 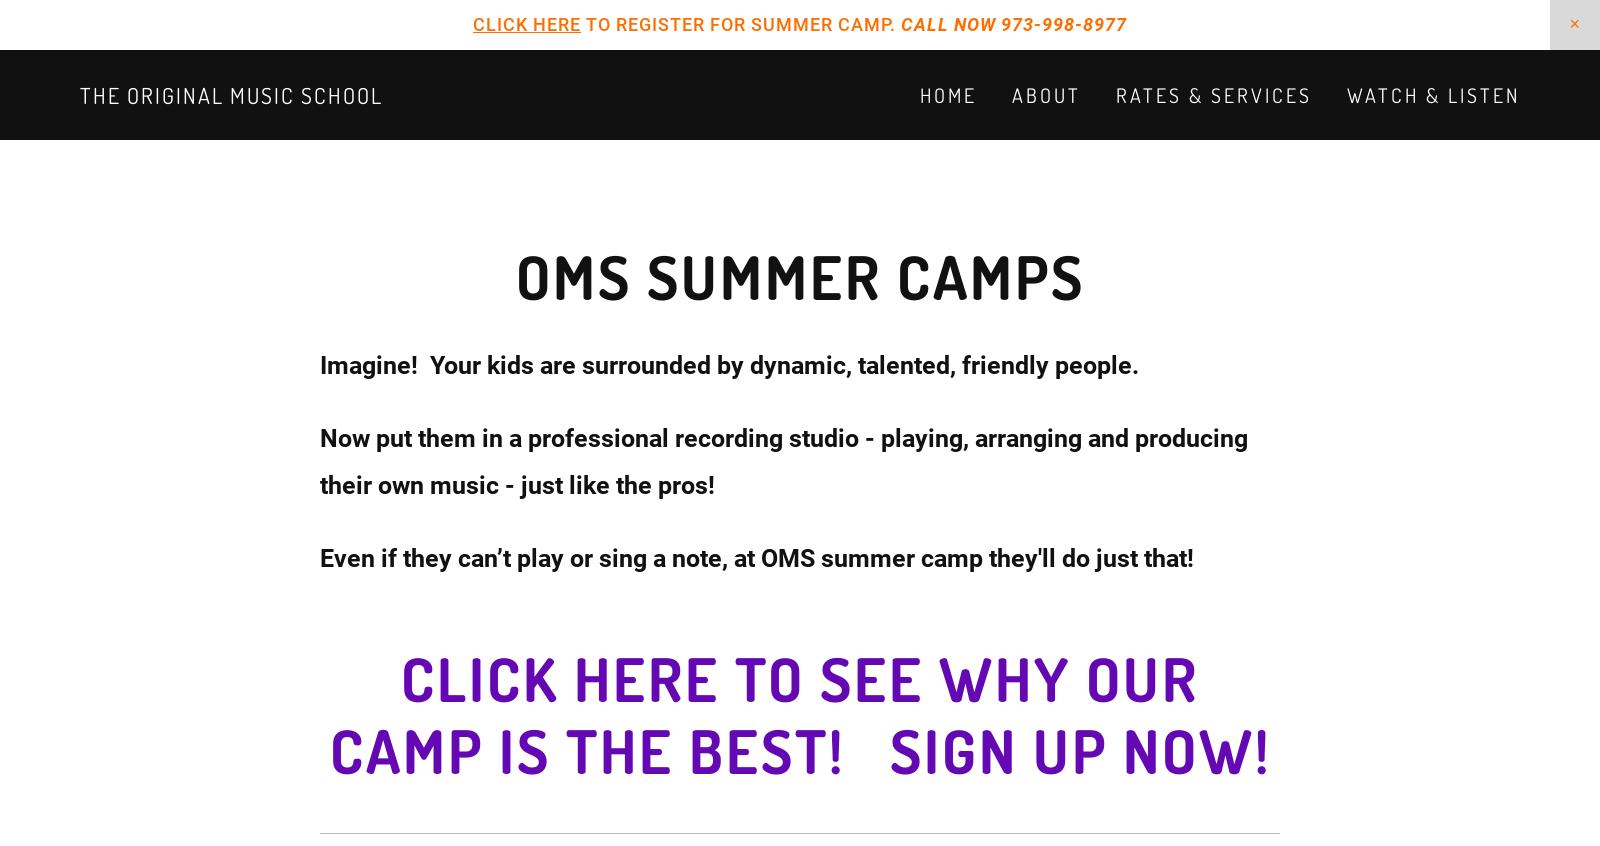 What do you see at coordinates (1213, 95) in the screenshot?
I see `'Rates & Services'` at bounding box center [1213, 95].